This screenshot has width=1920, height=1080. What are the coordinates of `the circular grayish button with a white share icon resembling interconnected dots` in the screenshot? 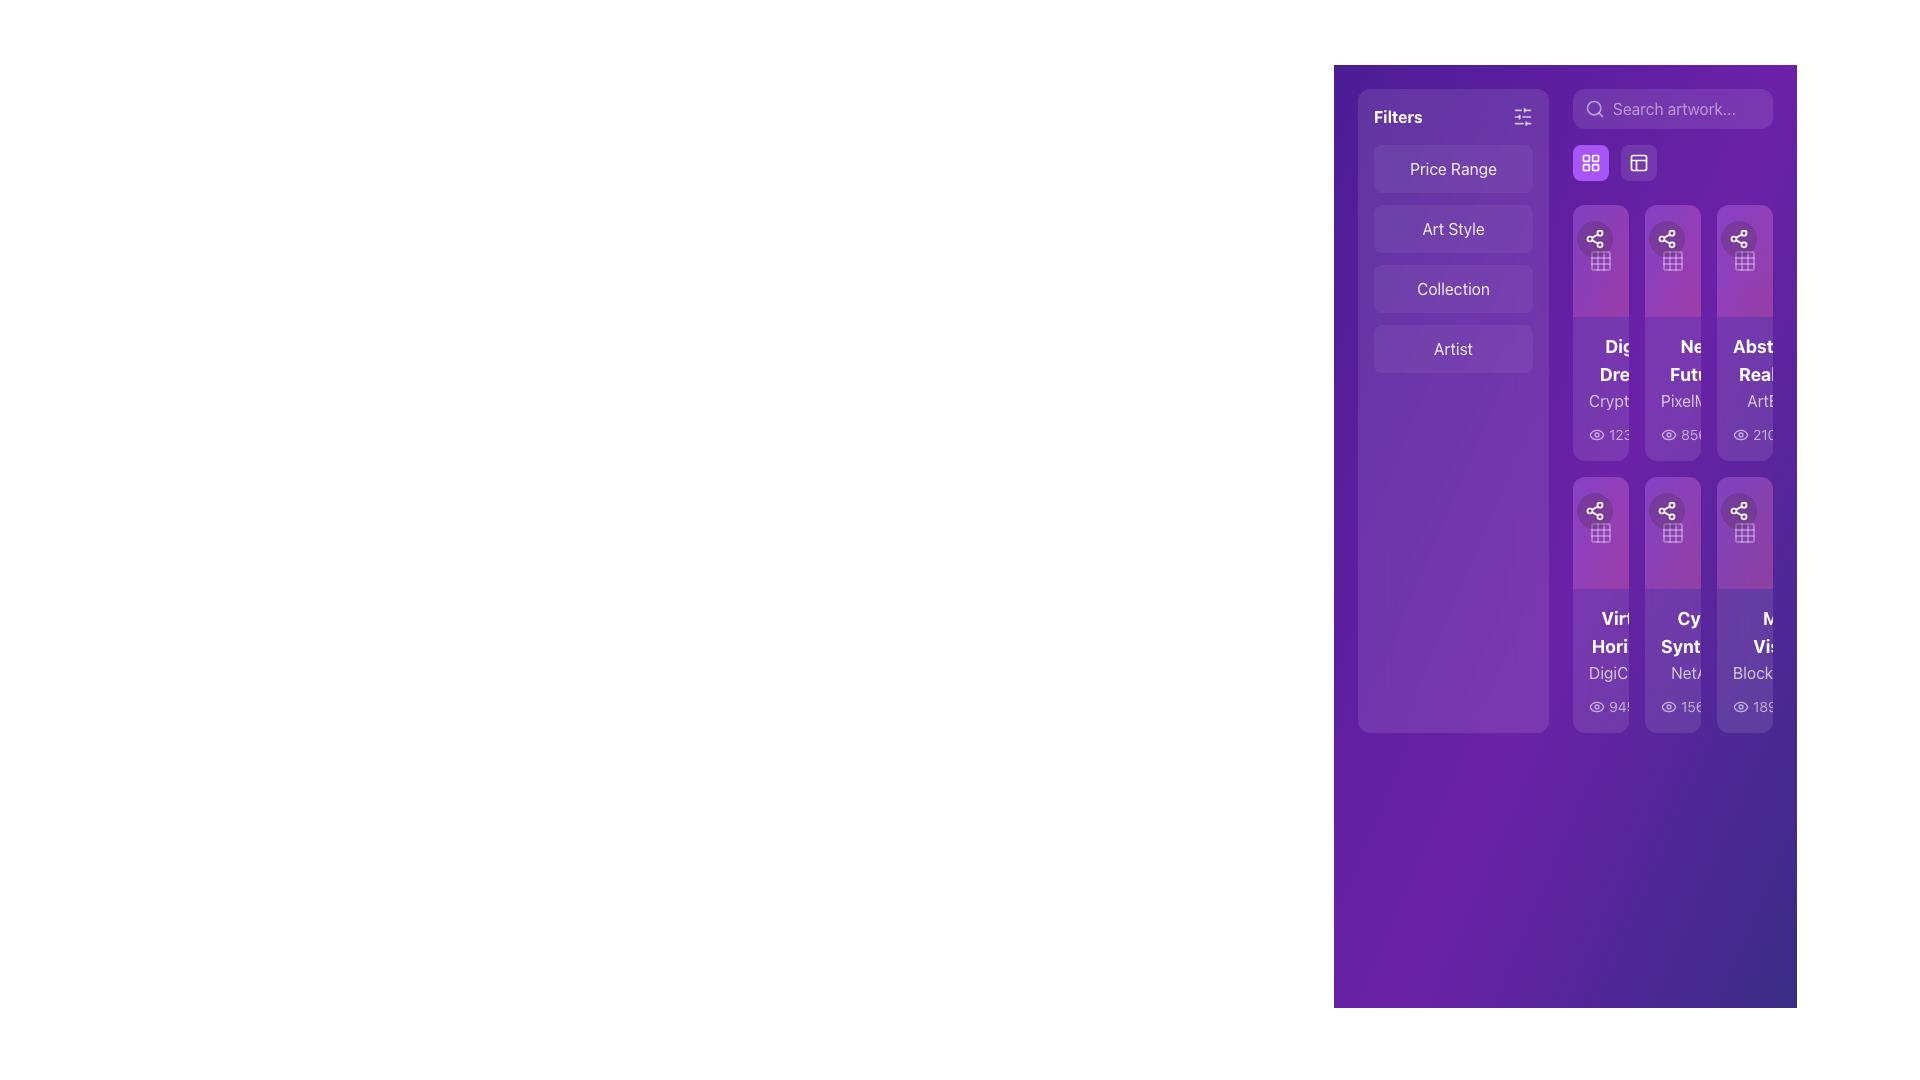 It's located at (1645, 509).